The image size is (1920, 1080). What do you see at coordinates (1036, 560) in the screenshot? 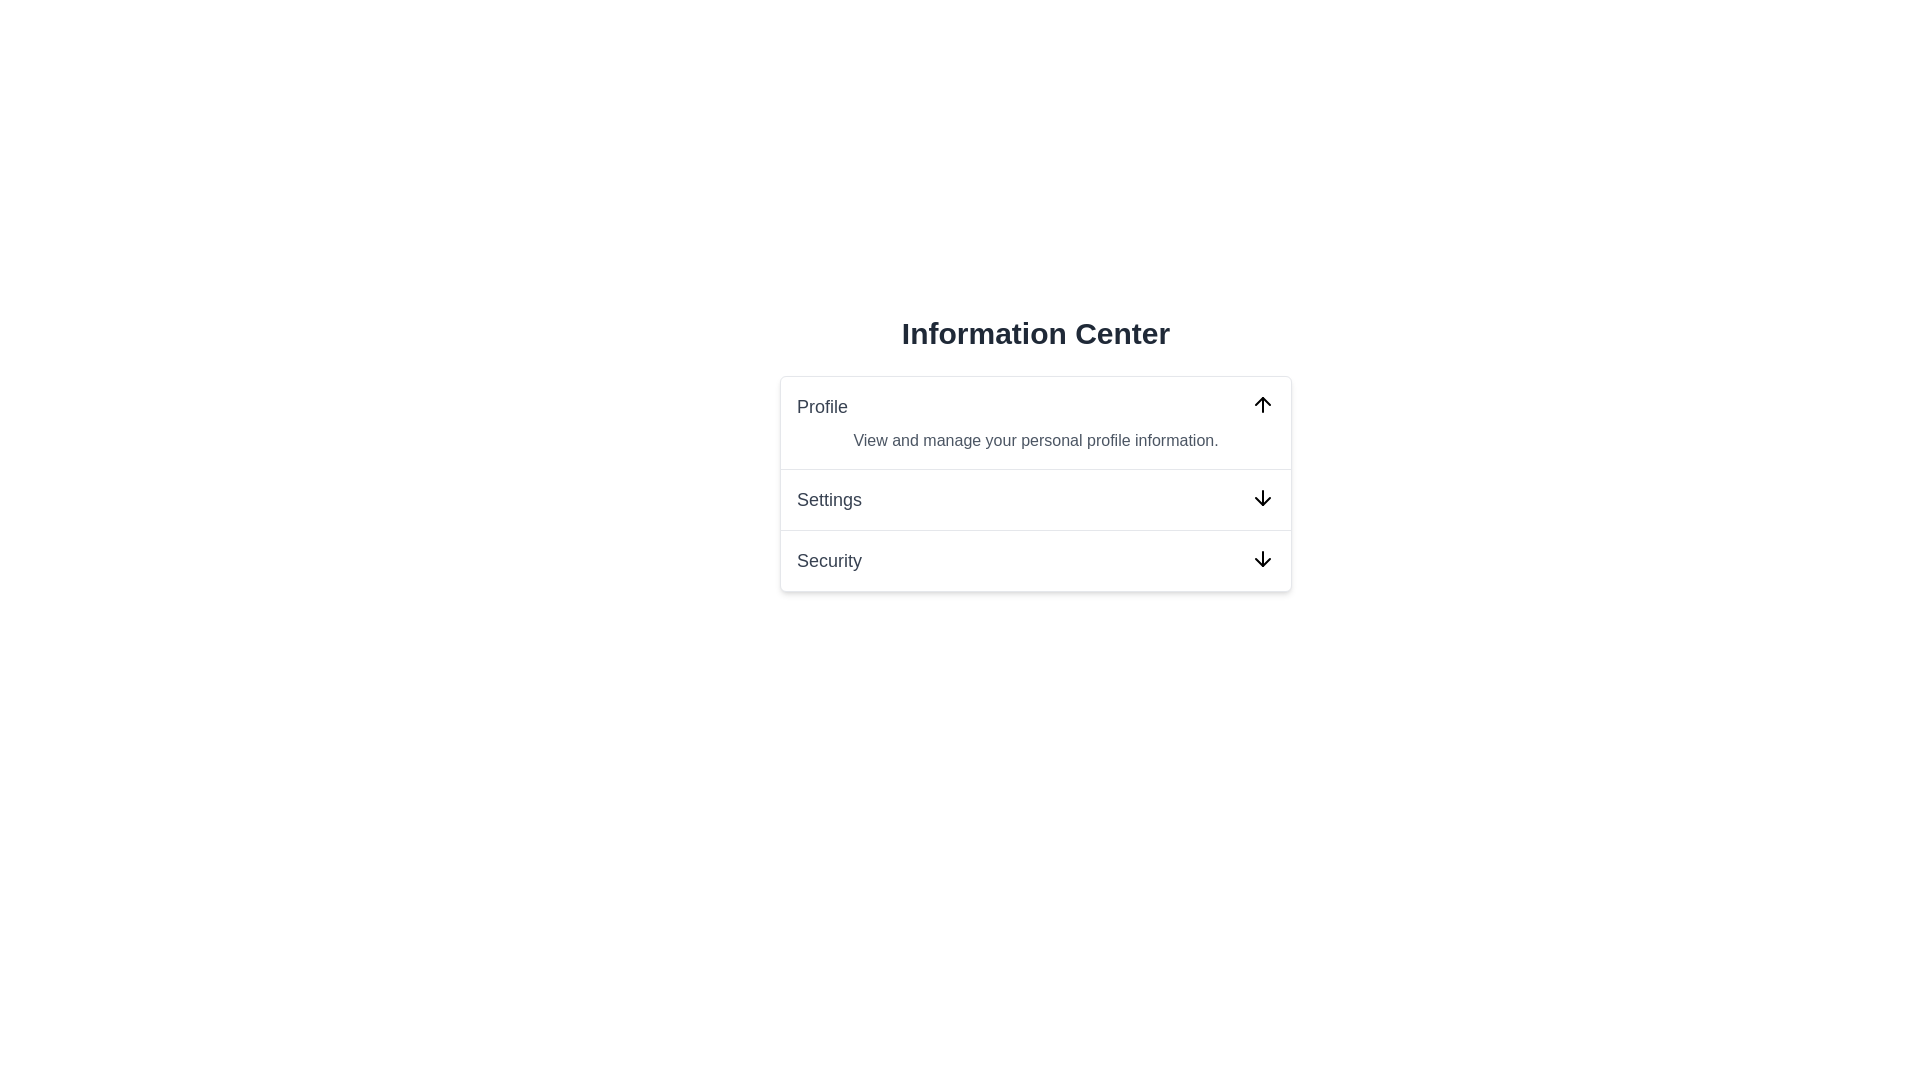
I see `the 'Security' button, which is the third item in the vertical list within the 'Information Center' card` at bounding box center [1036, 560].